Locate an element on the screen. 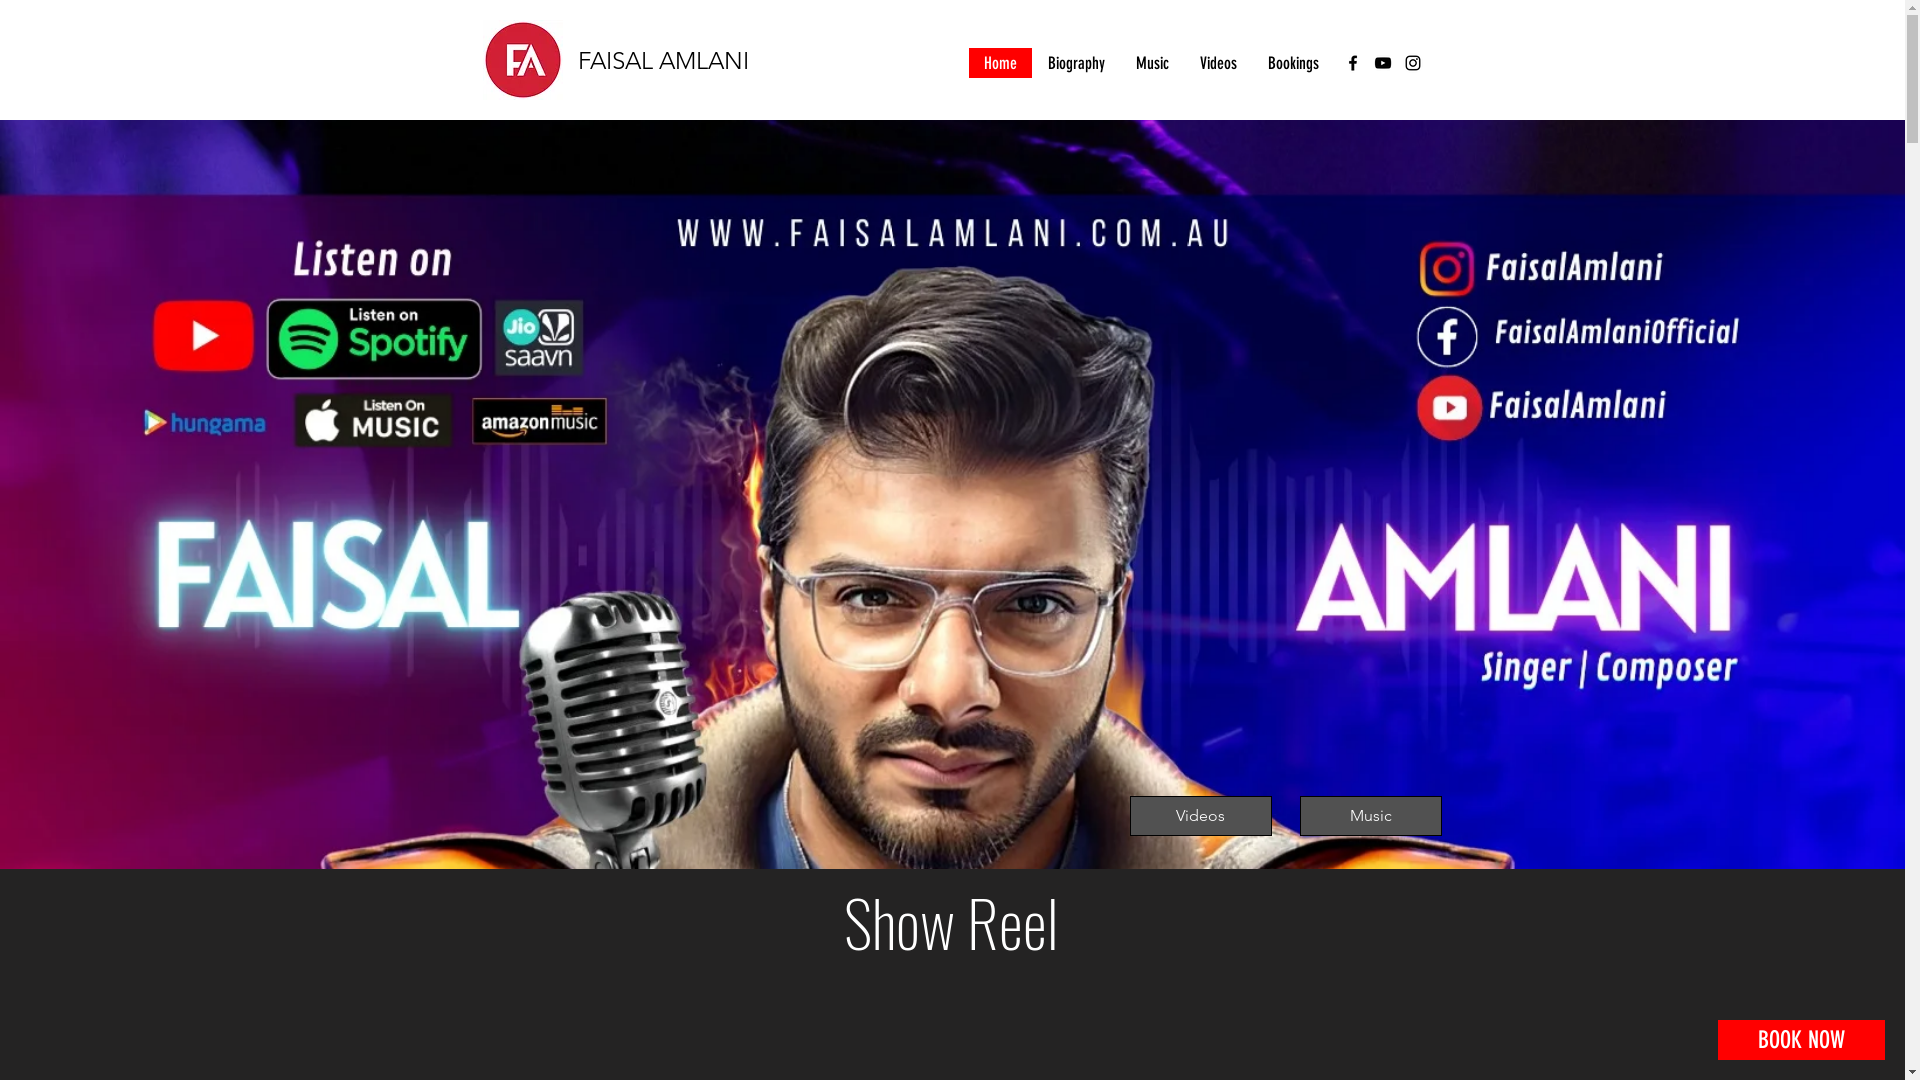  'Music' is located at coordinates (1370, 816).